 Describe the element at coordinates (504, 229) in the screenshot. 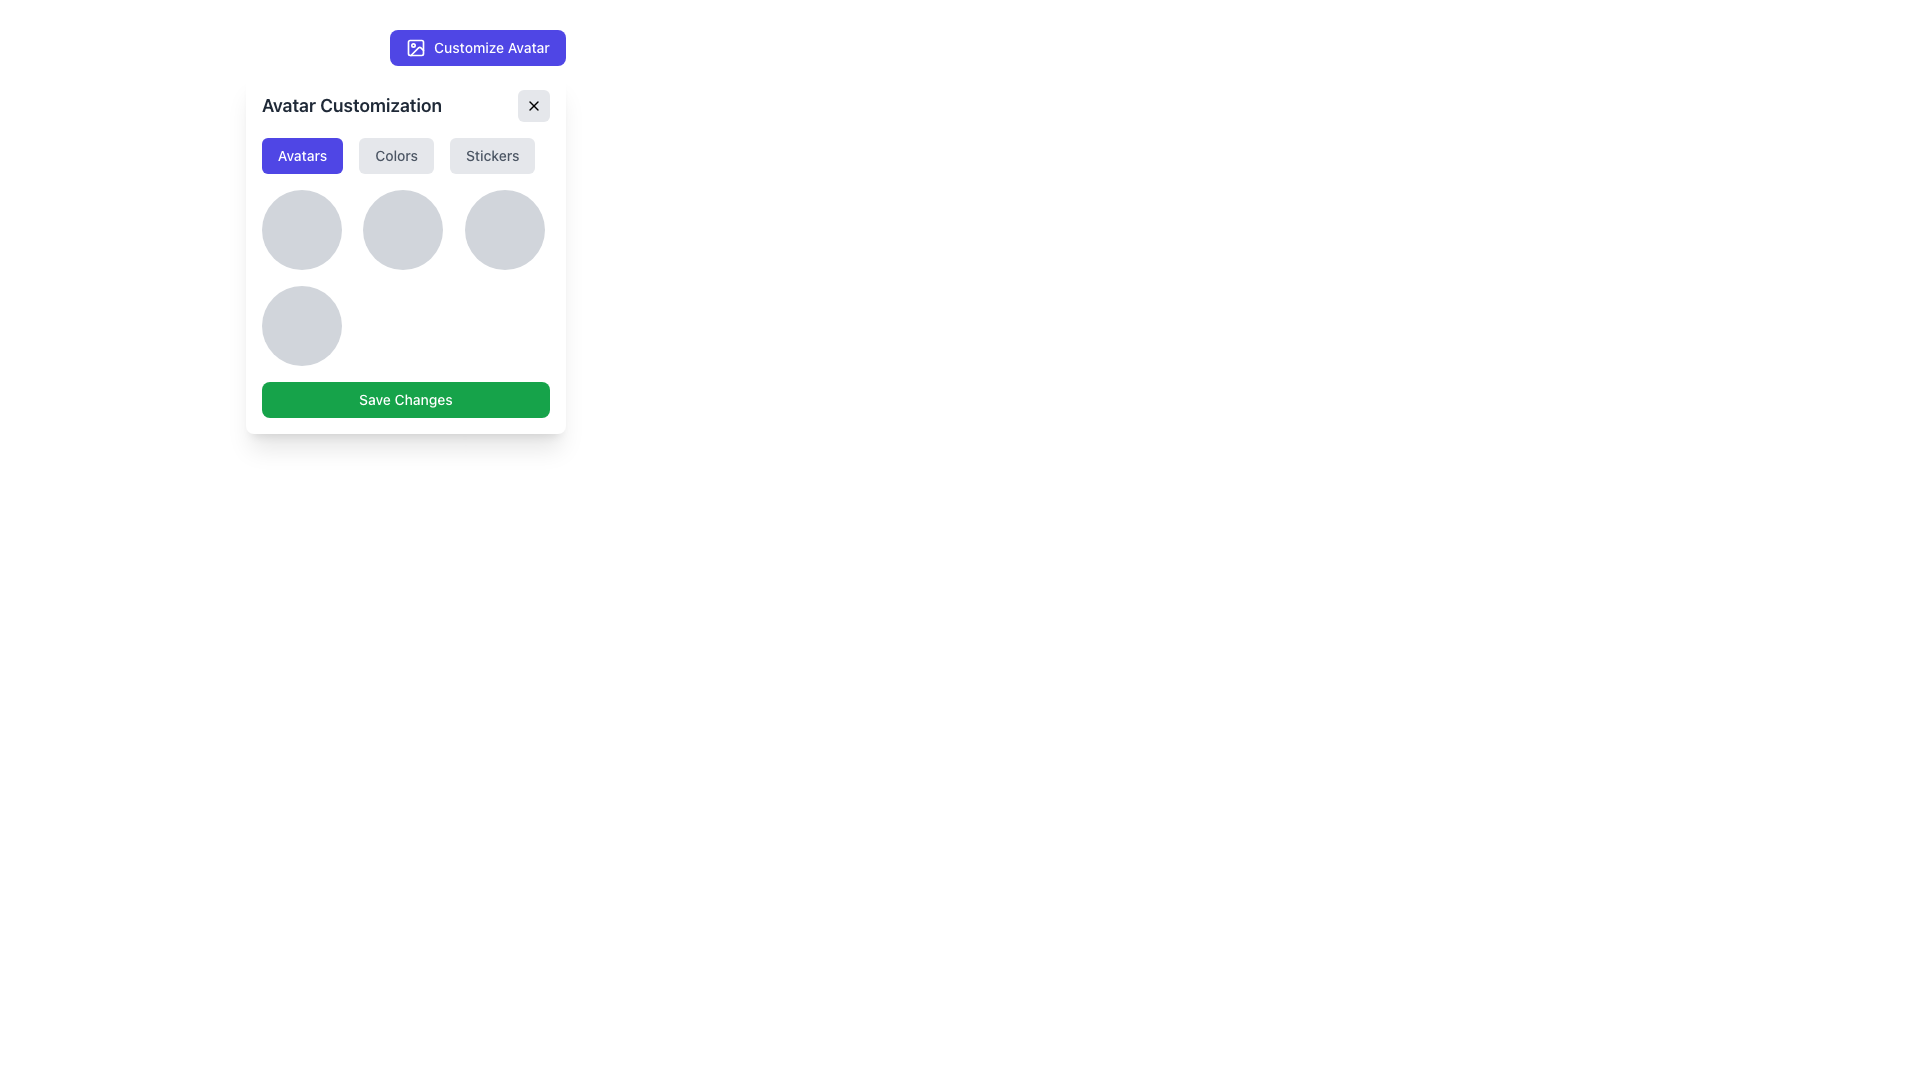

I see `the top-right circle in a grid layout consisting of four circles, positioned in the top row, third column` at that location.